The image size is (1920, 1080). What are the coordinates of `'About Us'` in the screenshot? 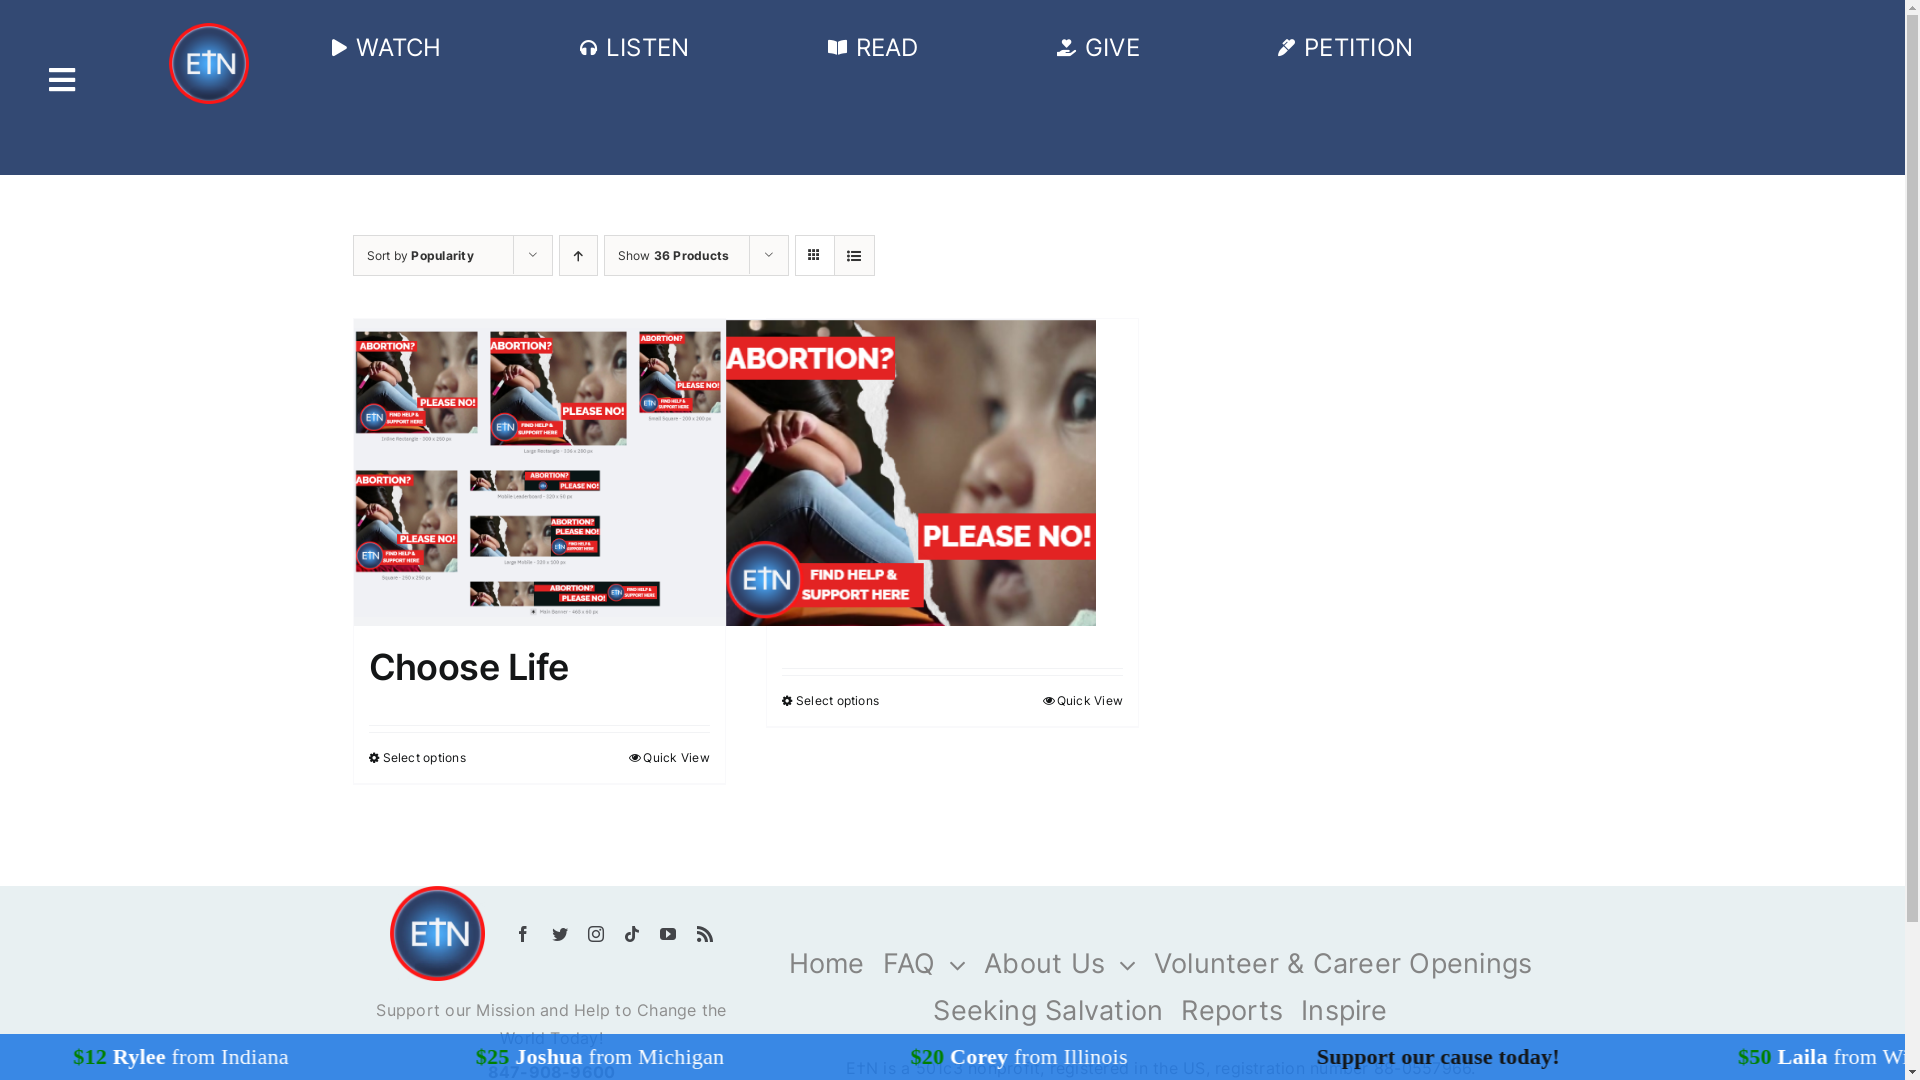 It's located at (1059, 963).